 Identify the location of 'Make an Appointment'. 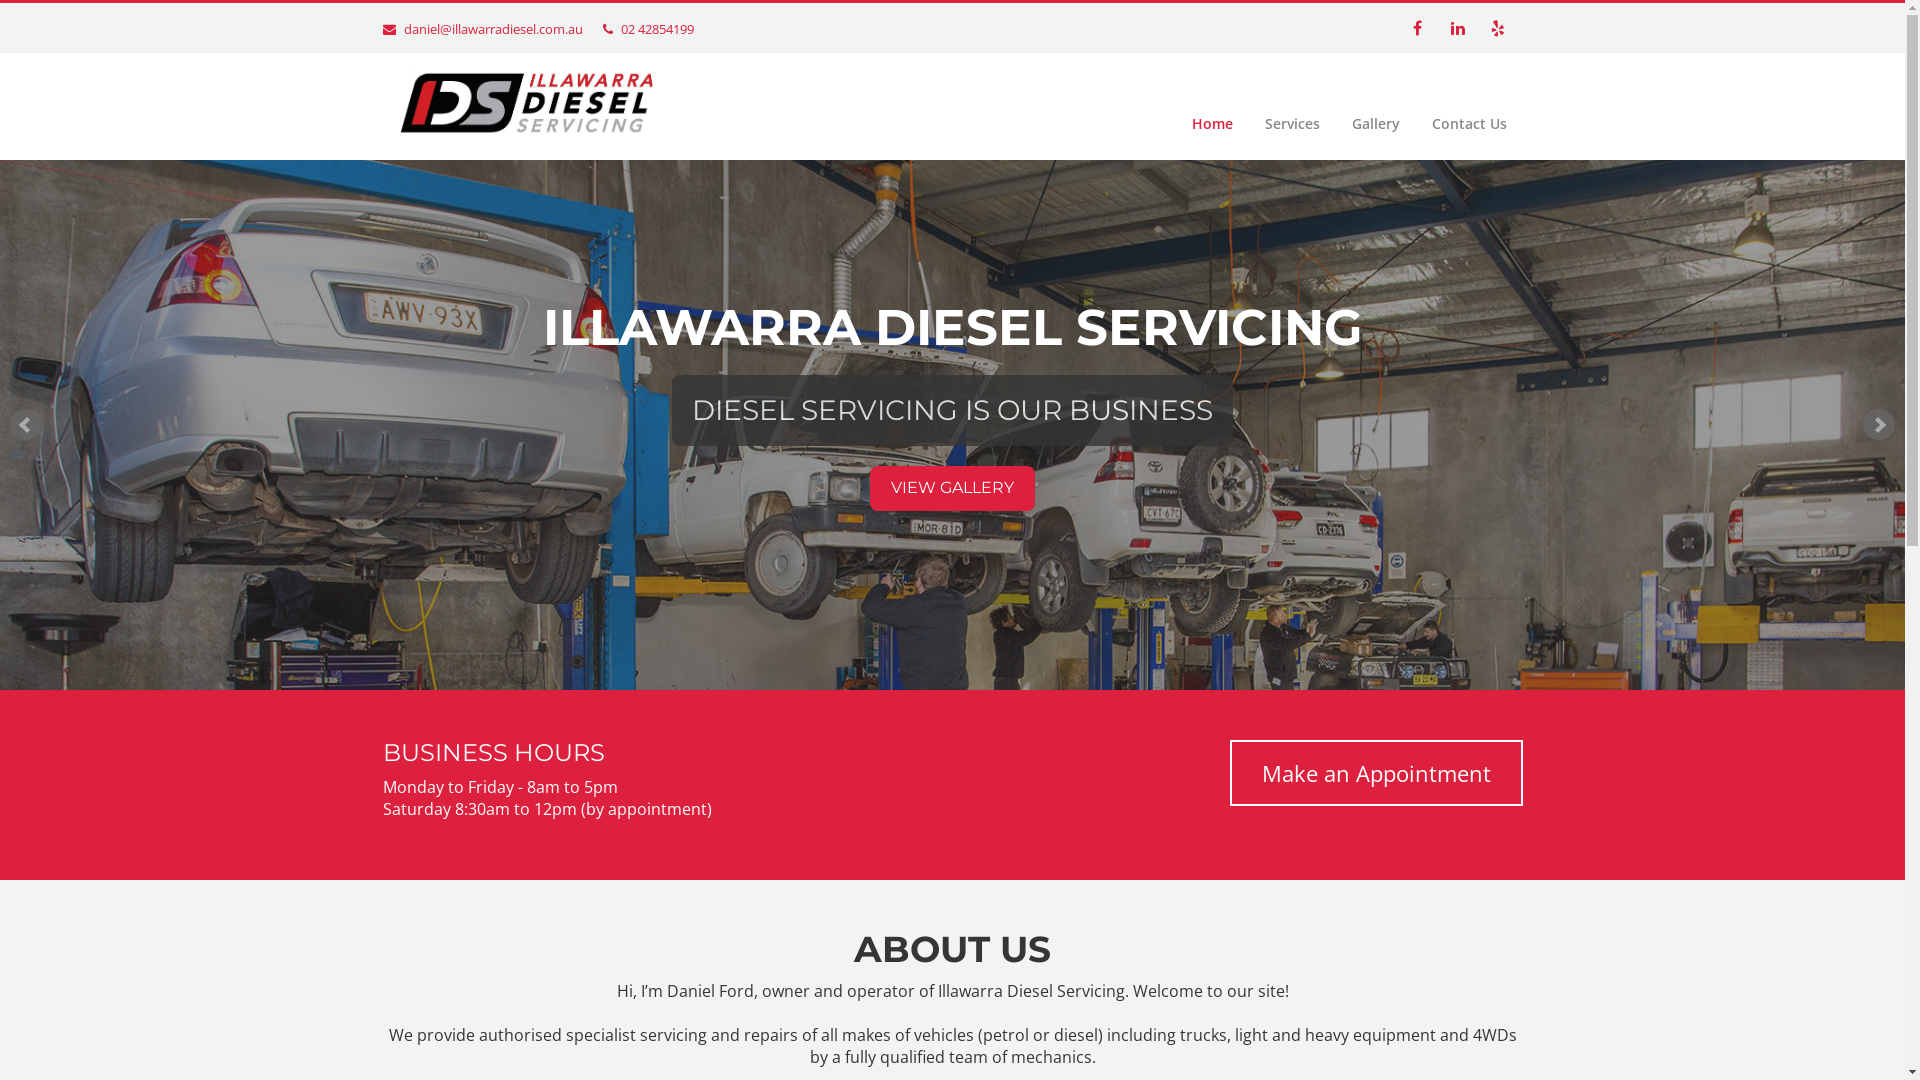
(1375, 771).